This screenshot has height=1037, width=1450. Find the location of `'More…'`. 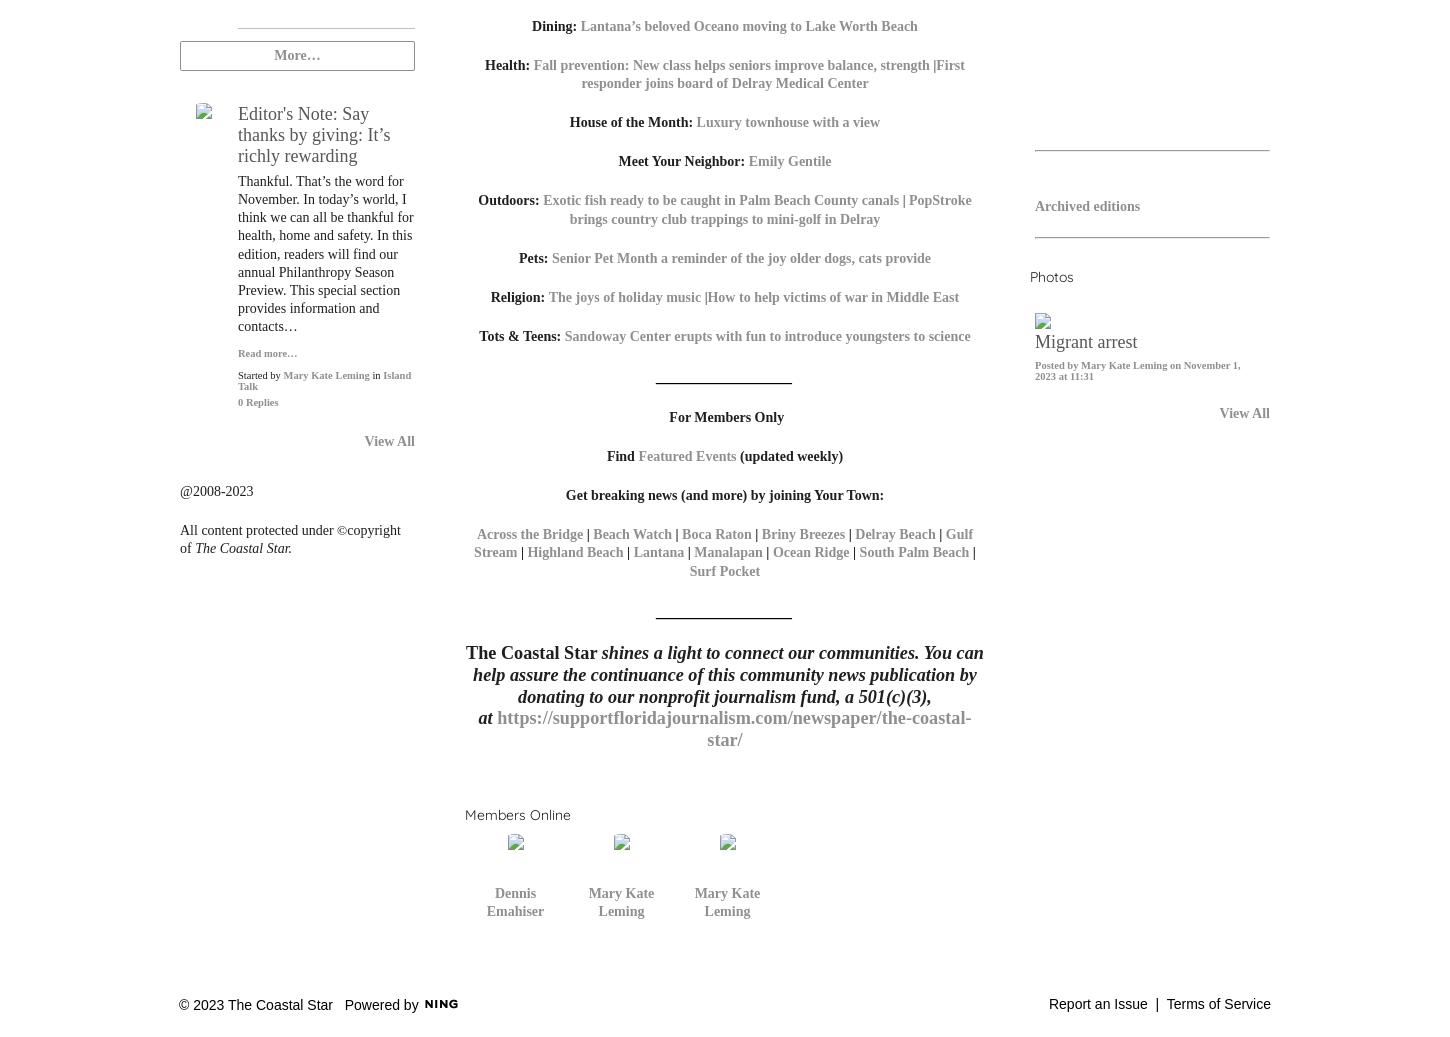

'More…' is located at coordinates (274, 53).